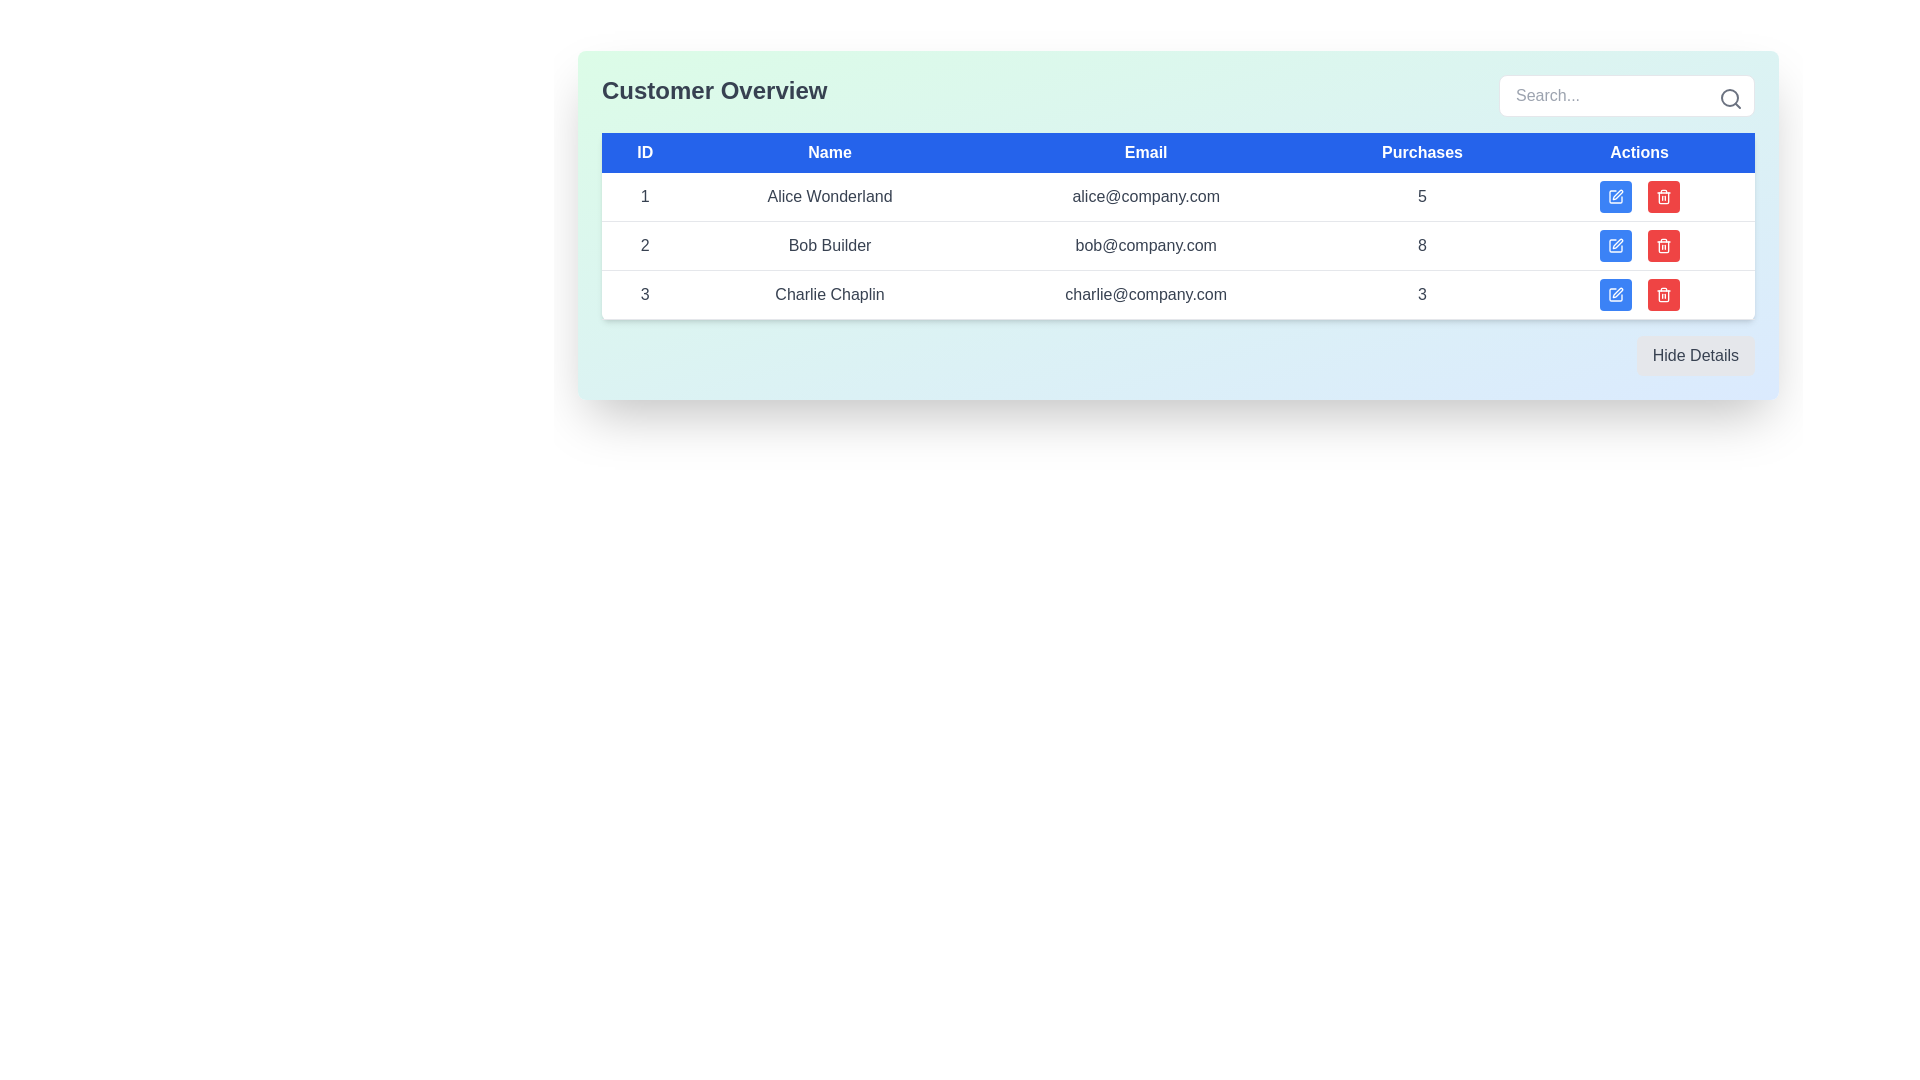 The image size is (1920, 1080). Describe the element at coordinates (1728, 97) in the screenshot. I see `the circular part of the magnifying glass icon located at the end of the search bar` at that location.